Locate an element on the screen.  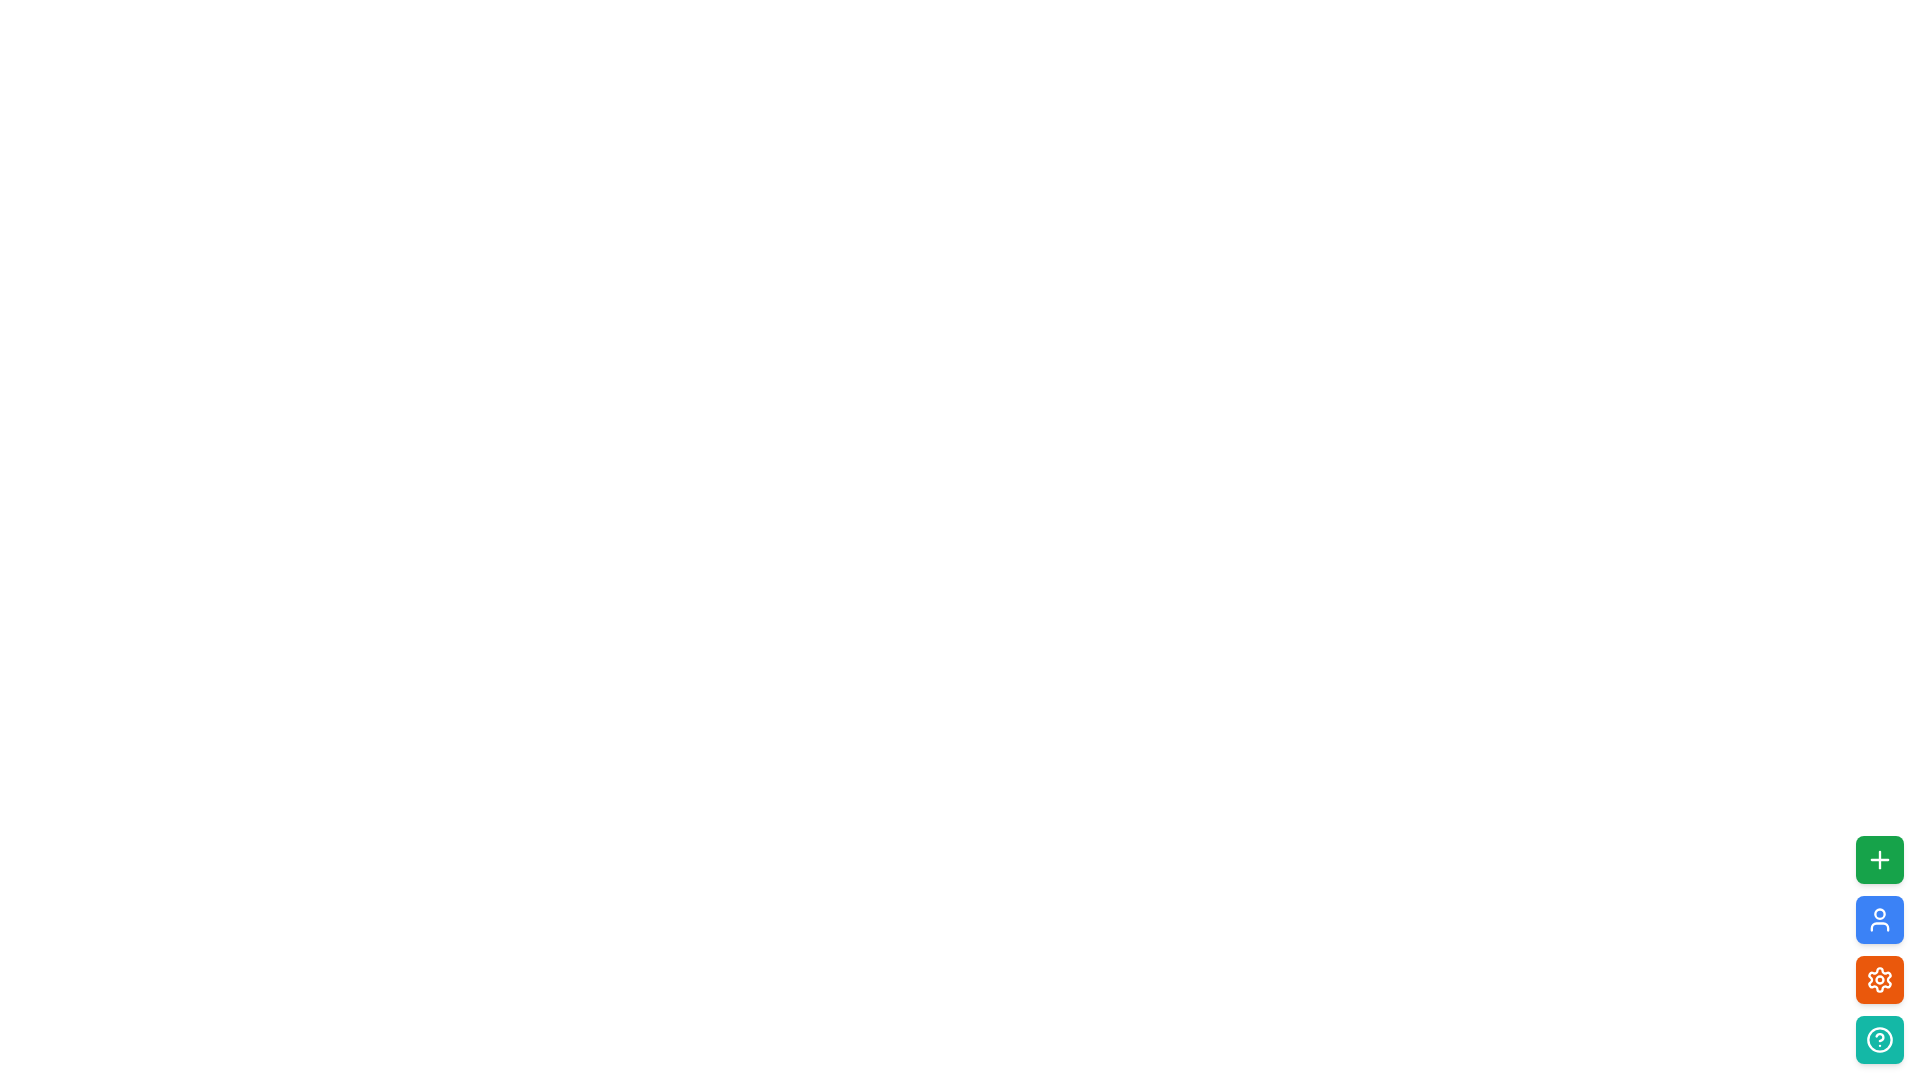
the upper circular entity of the user-profile icon, which represents the head of a person is located at coordinates (1879, 914).